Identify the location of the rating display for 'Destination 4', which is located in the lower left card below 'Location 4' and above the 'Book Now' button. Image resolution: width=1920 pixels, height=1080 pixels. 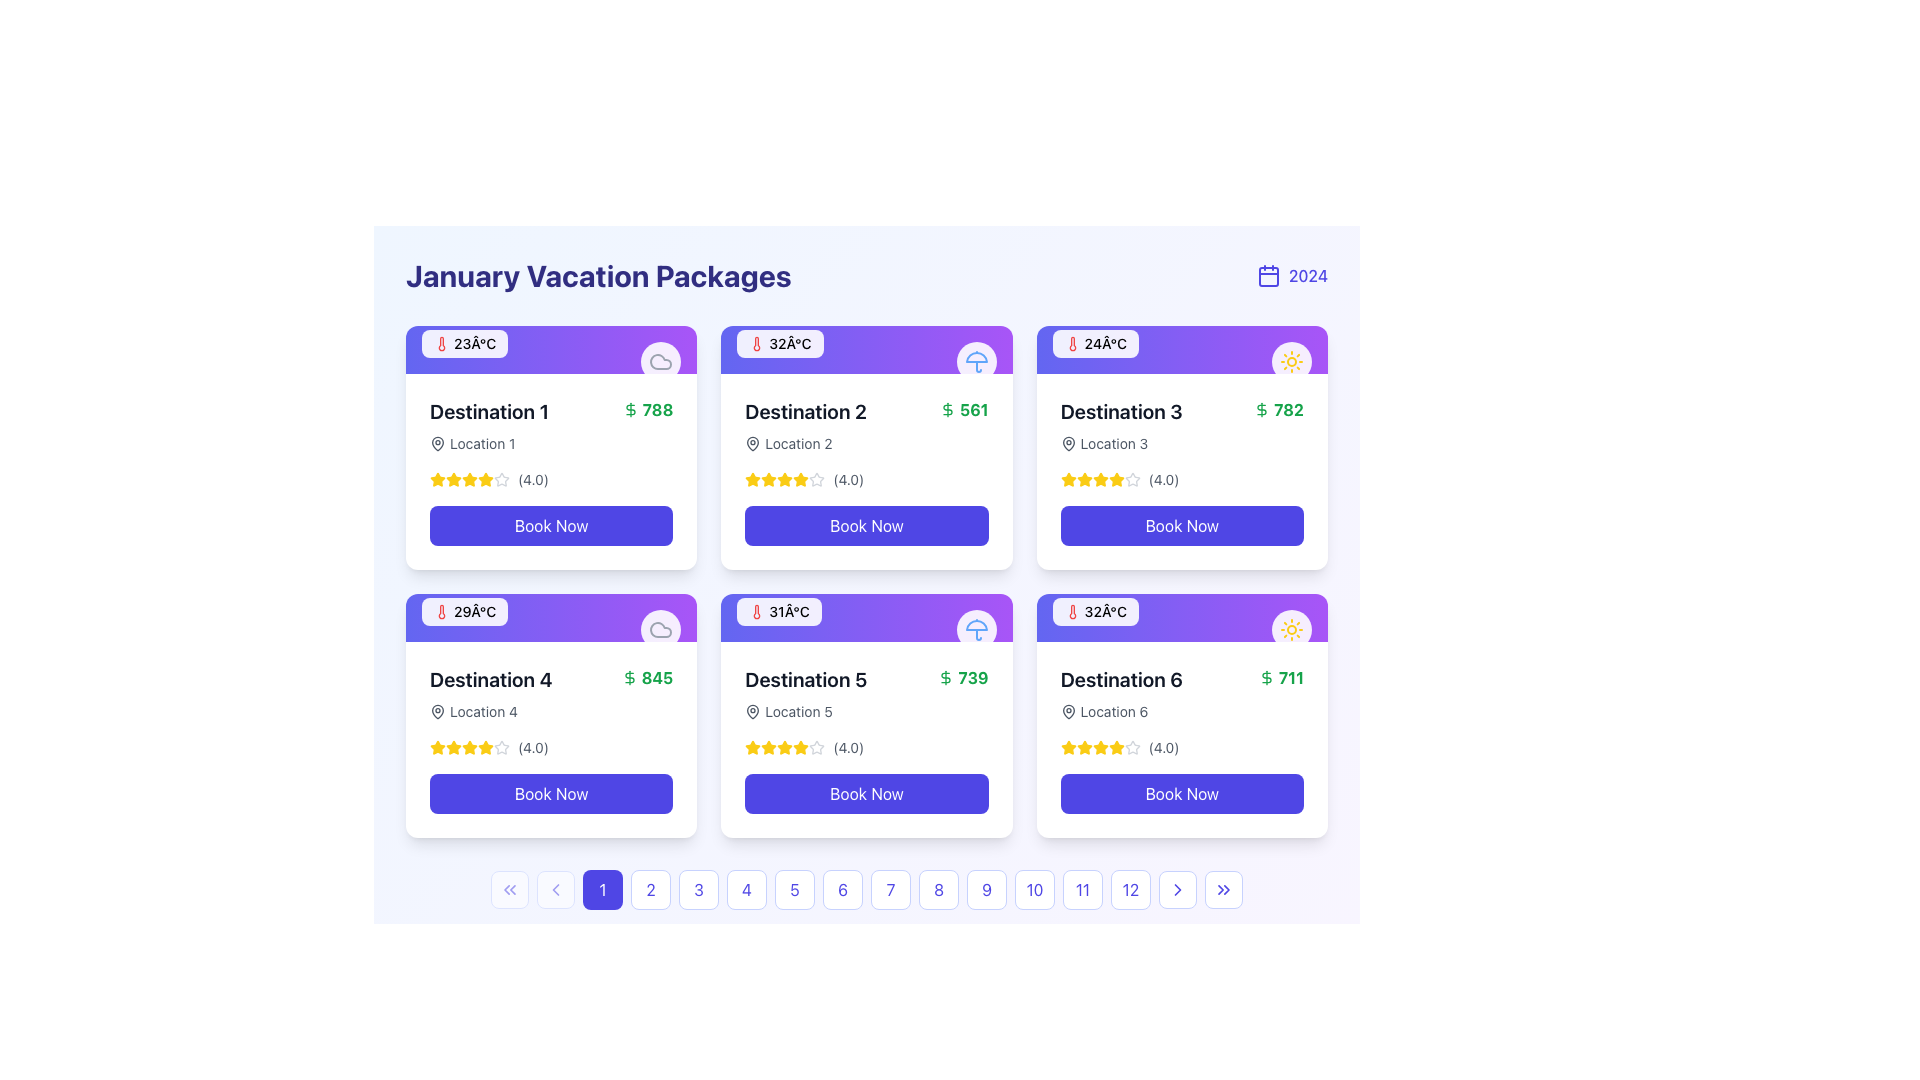
(551, 748).